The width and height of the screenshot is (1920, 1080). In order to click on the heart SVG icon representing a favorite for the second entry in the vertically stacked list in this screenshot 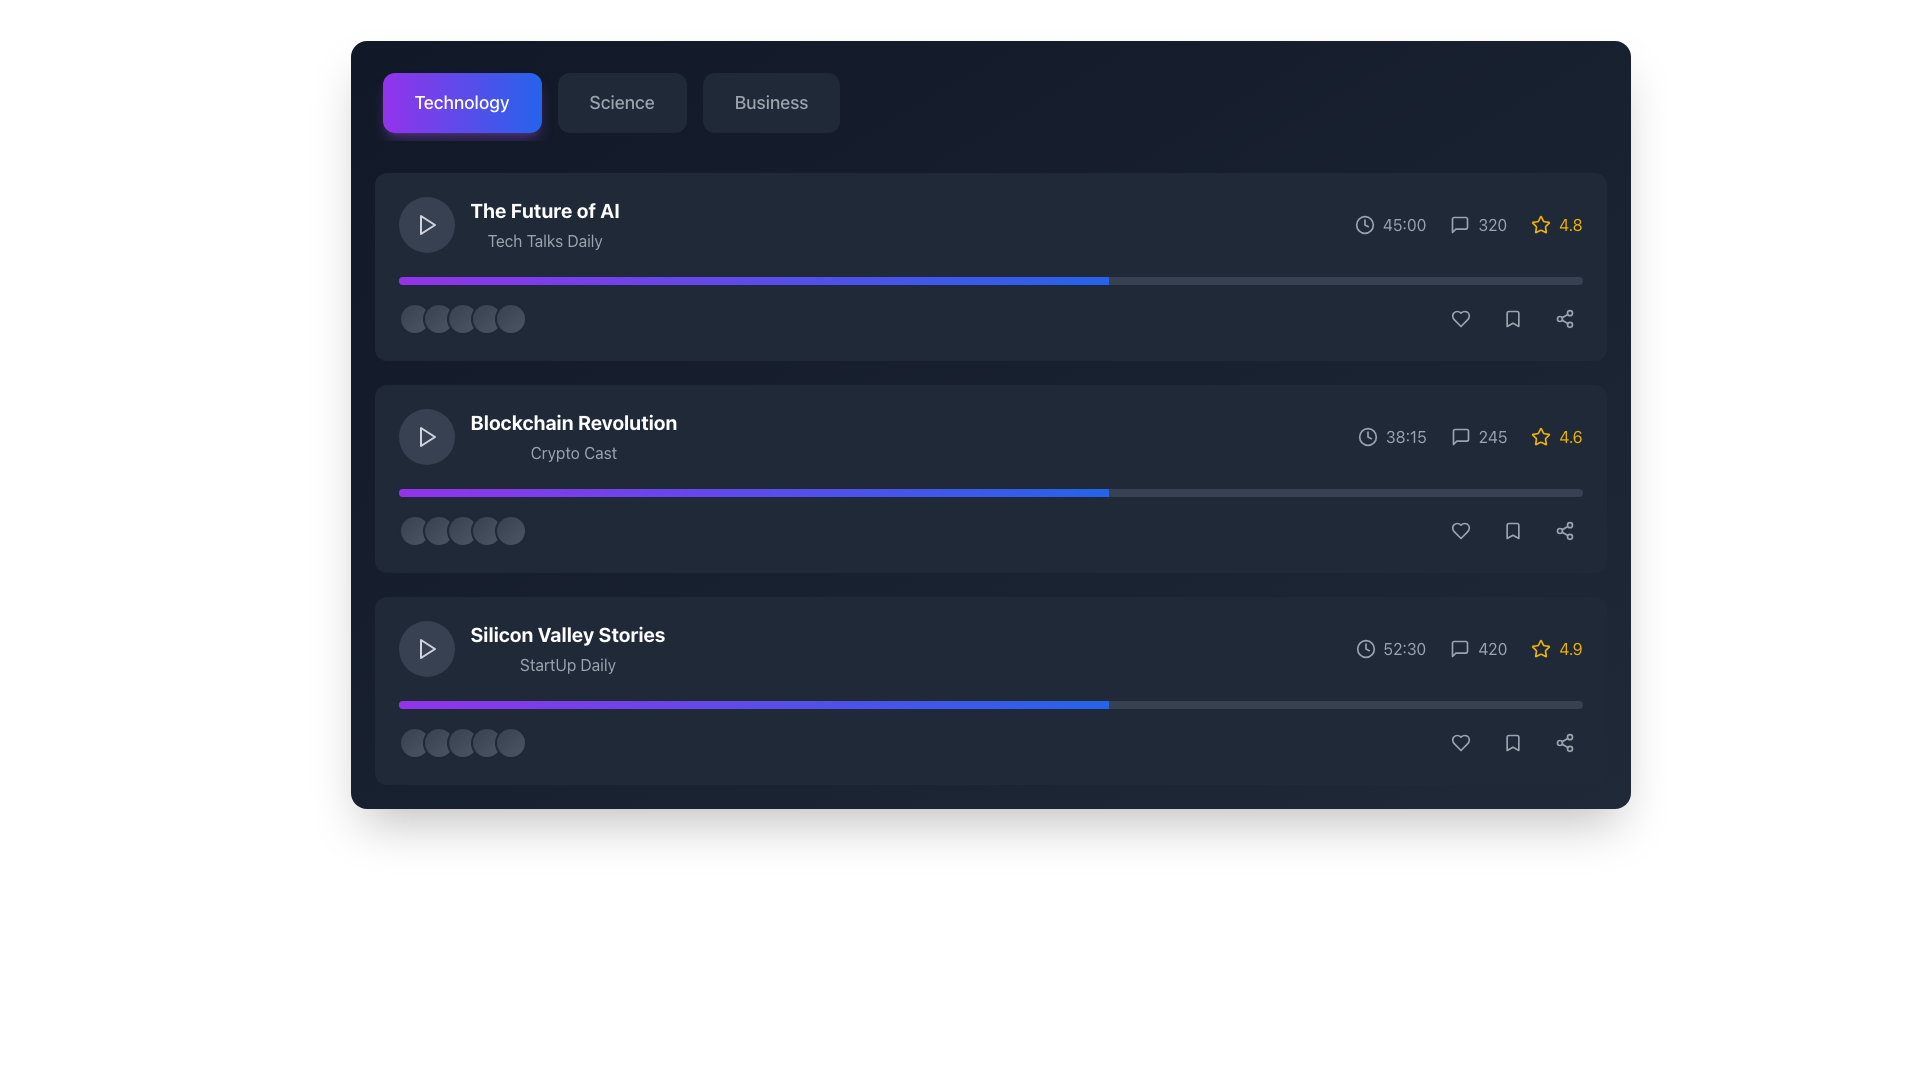, I will do `click(1460, 530)`.